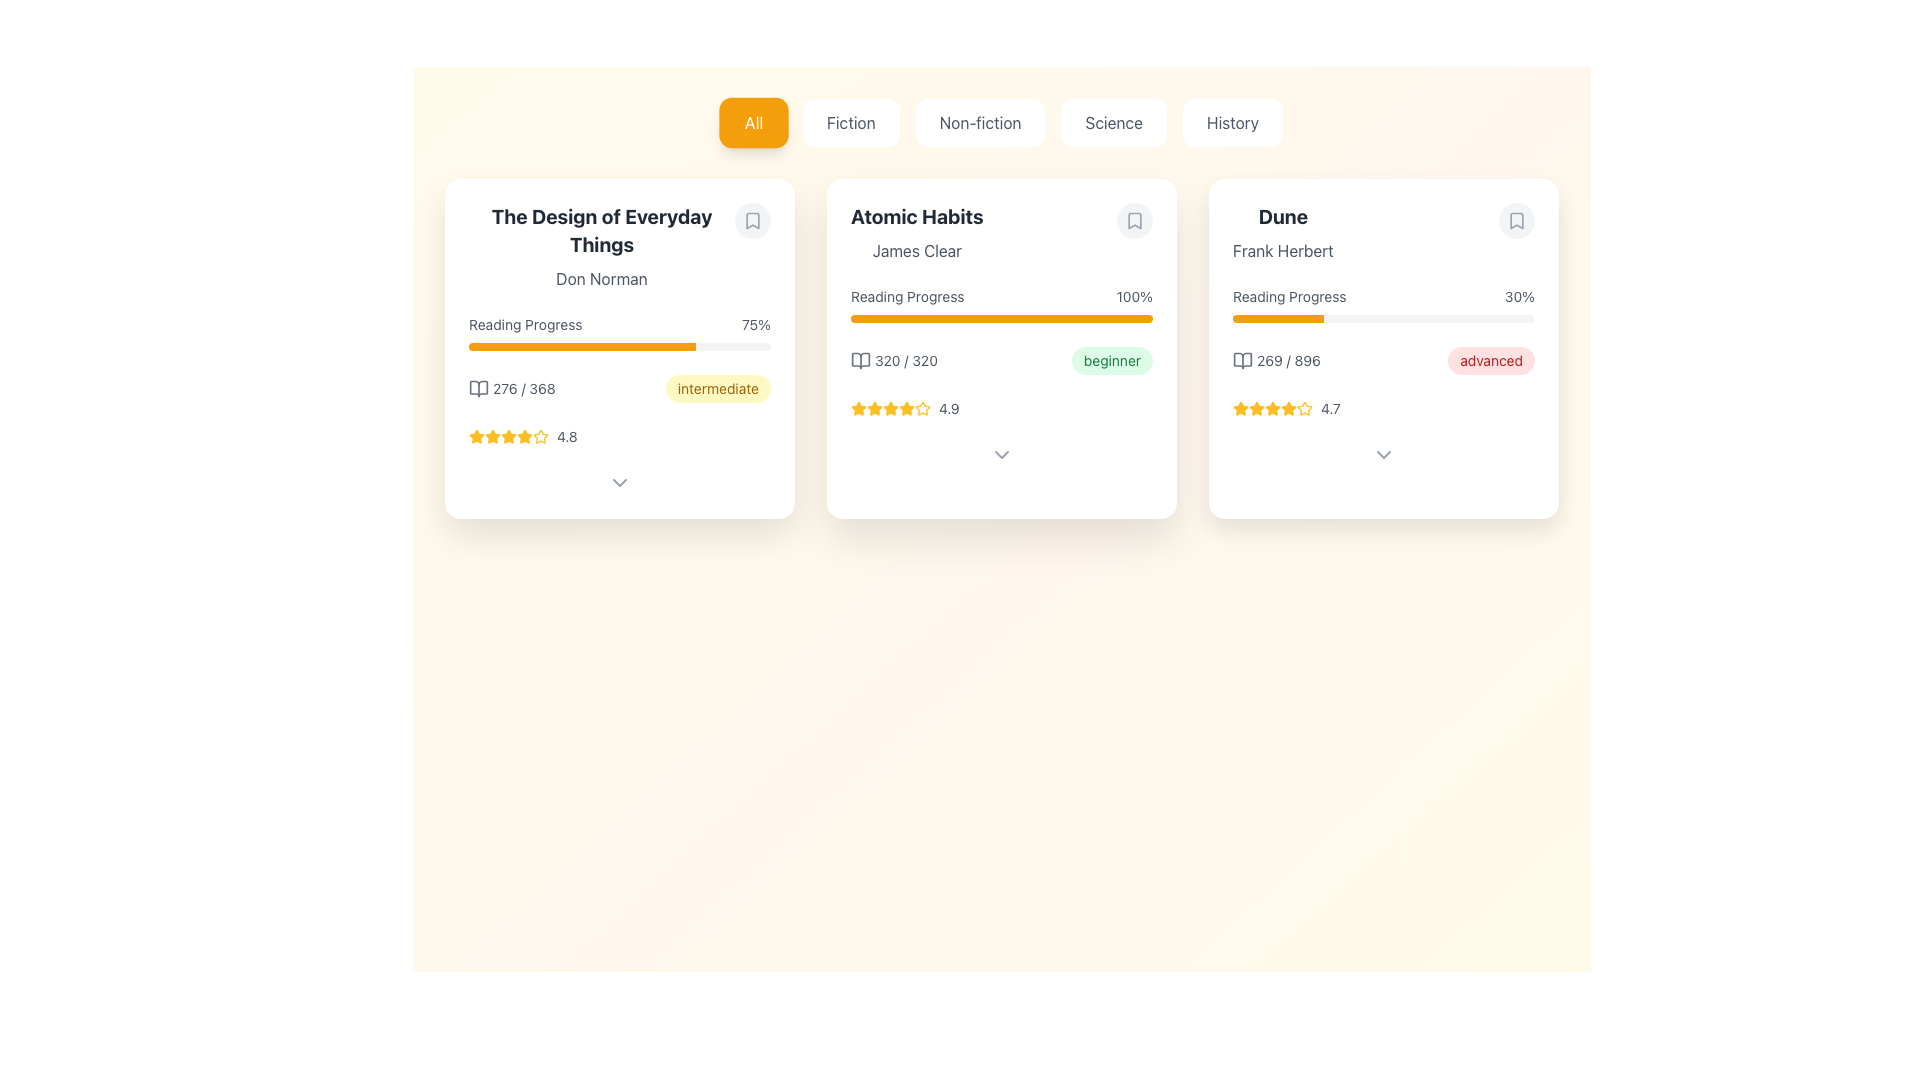  I want to click on the third golden-yellow star icon in the rating section of the 'Dune' card, which is part of a horizontal line of five stars, so click(1256, 407).